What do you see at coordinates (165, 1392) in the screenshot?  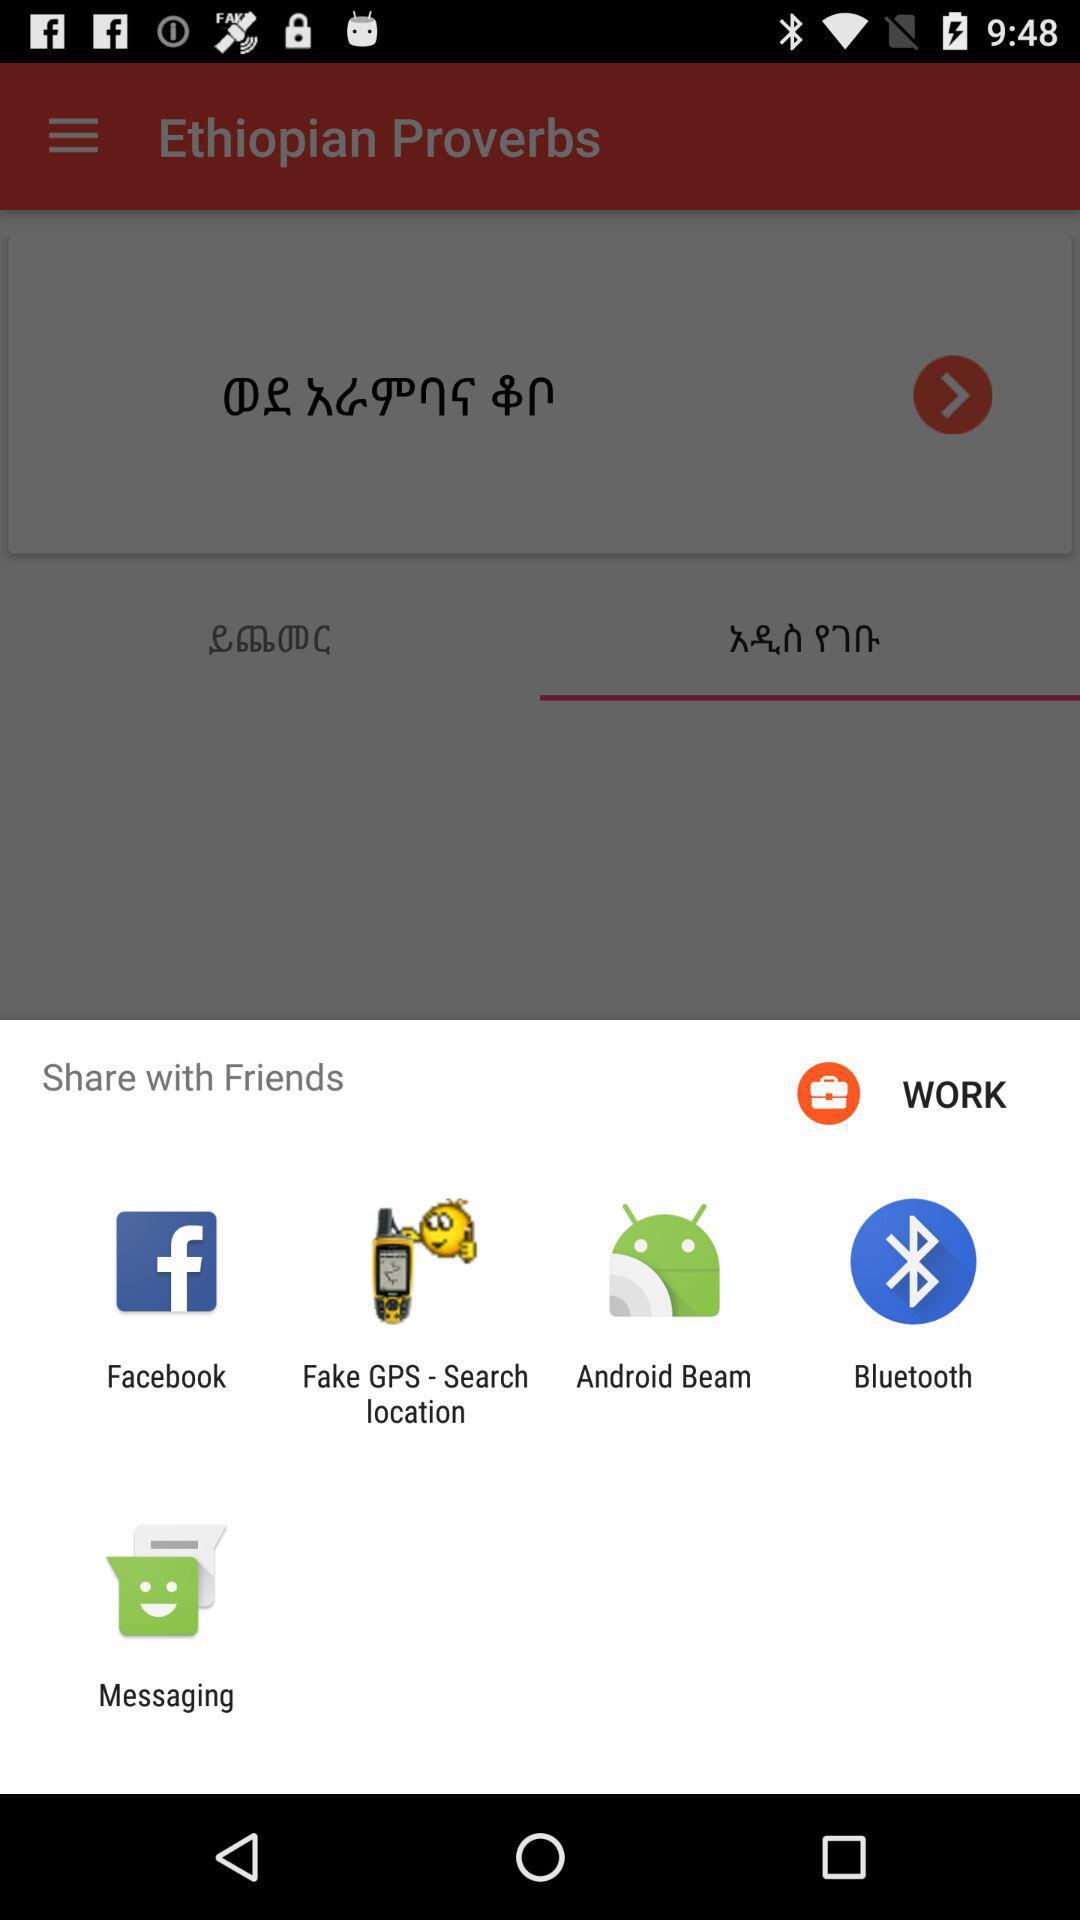 I see `the item next to the fake gps search icon` at bounding box center [165, 1392].